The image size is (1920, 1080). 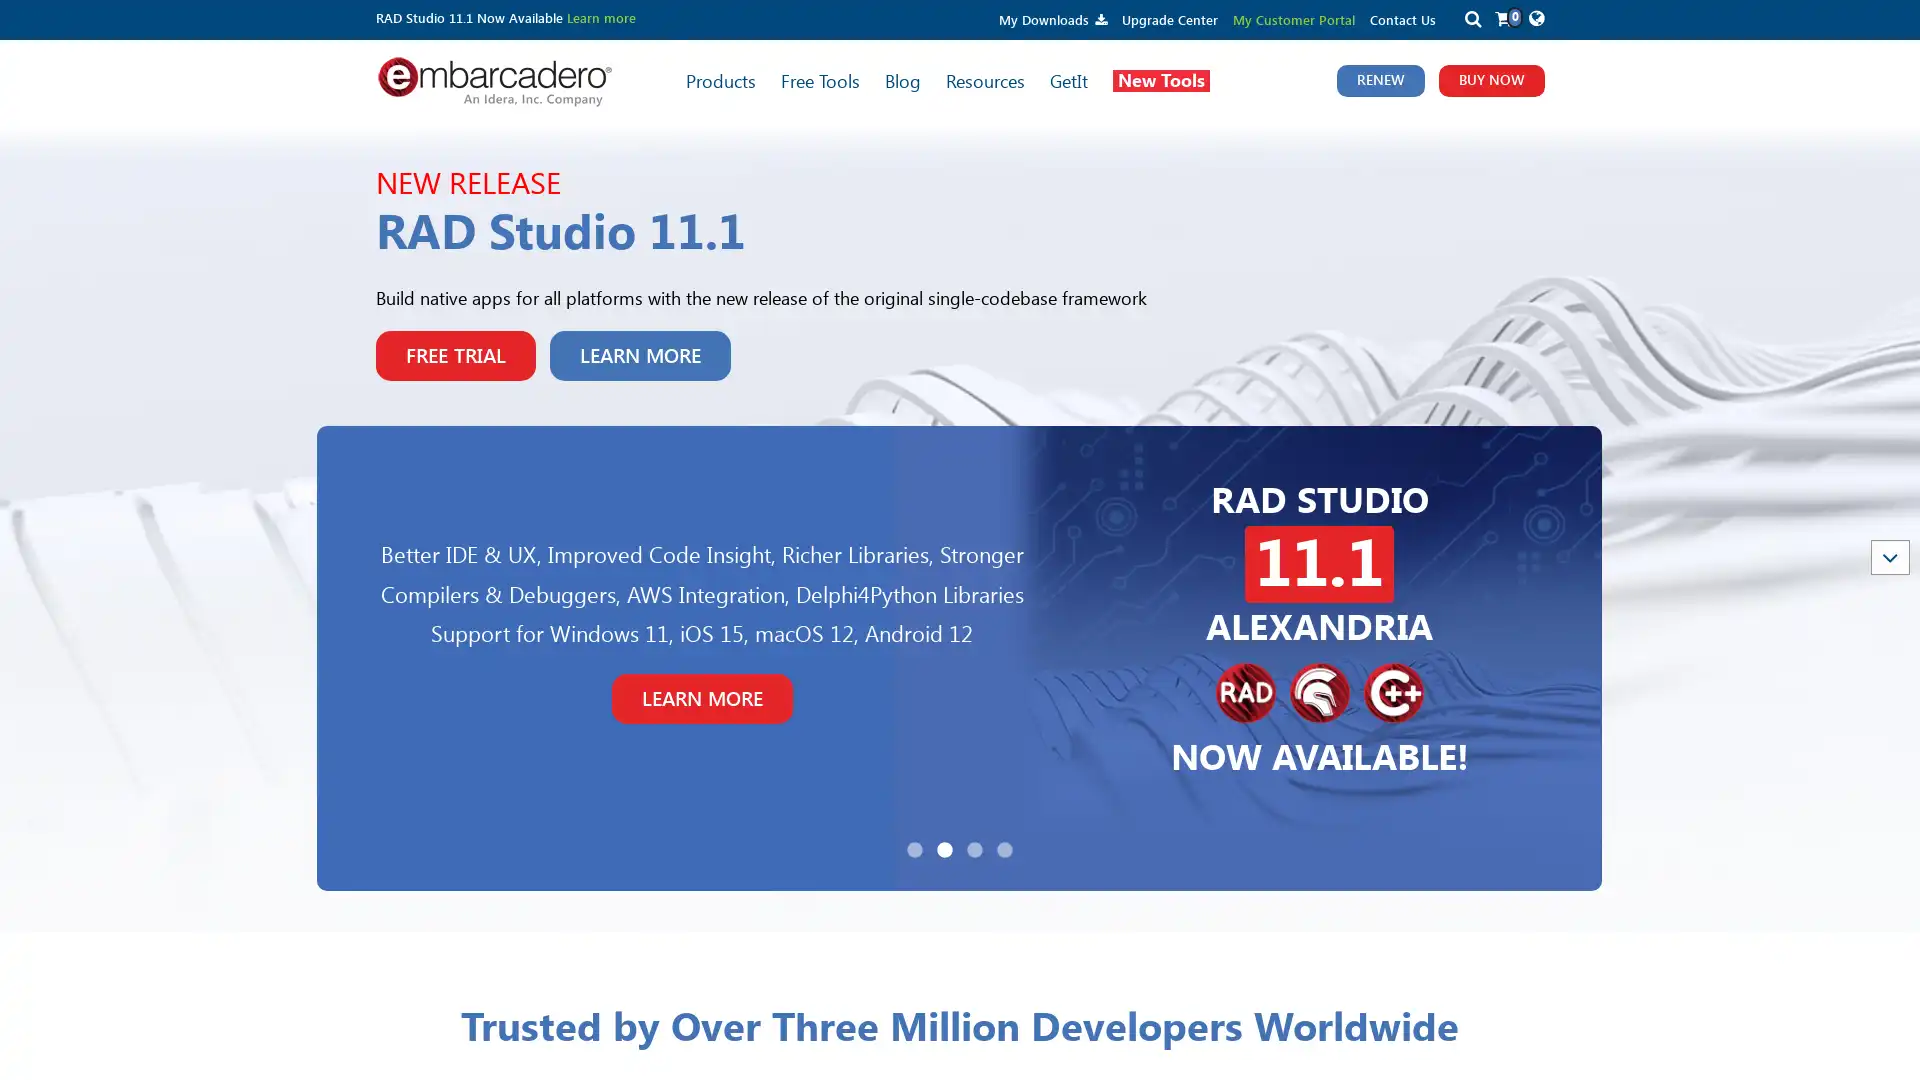 I want to click on 1, so click(x=914, y=849).